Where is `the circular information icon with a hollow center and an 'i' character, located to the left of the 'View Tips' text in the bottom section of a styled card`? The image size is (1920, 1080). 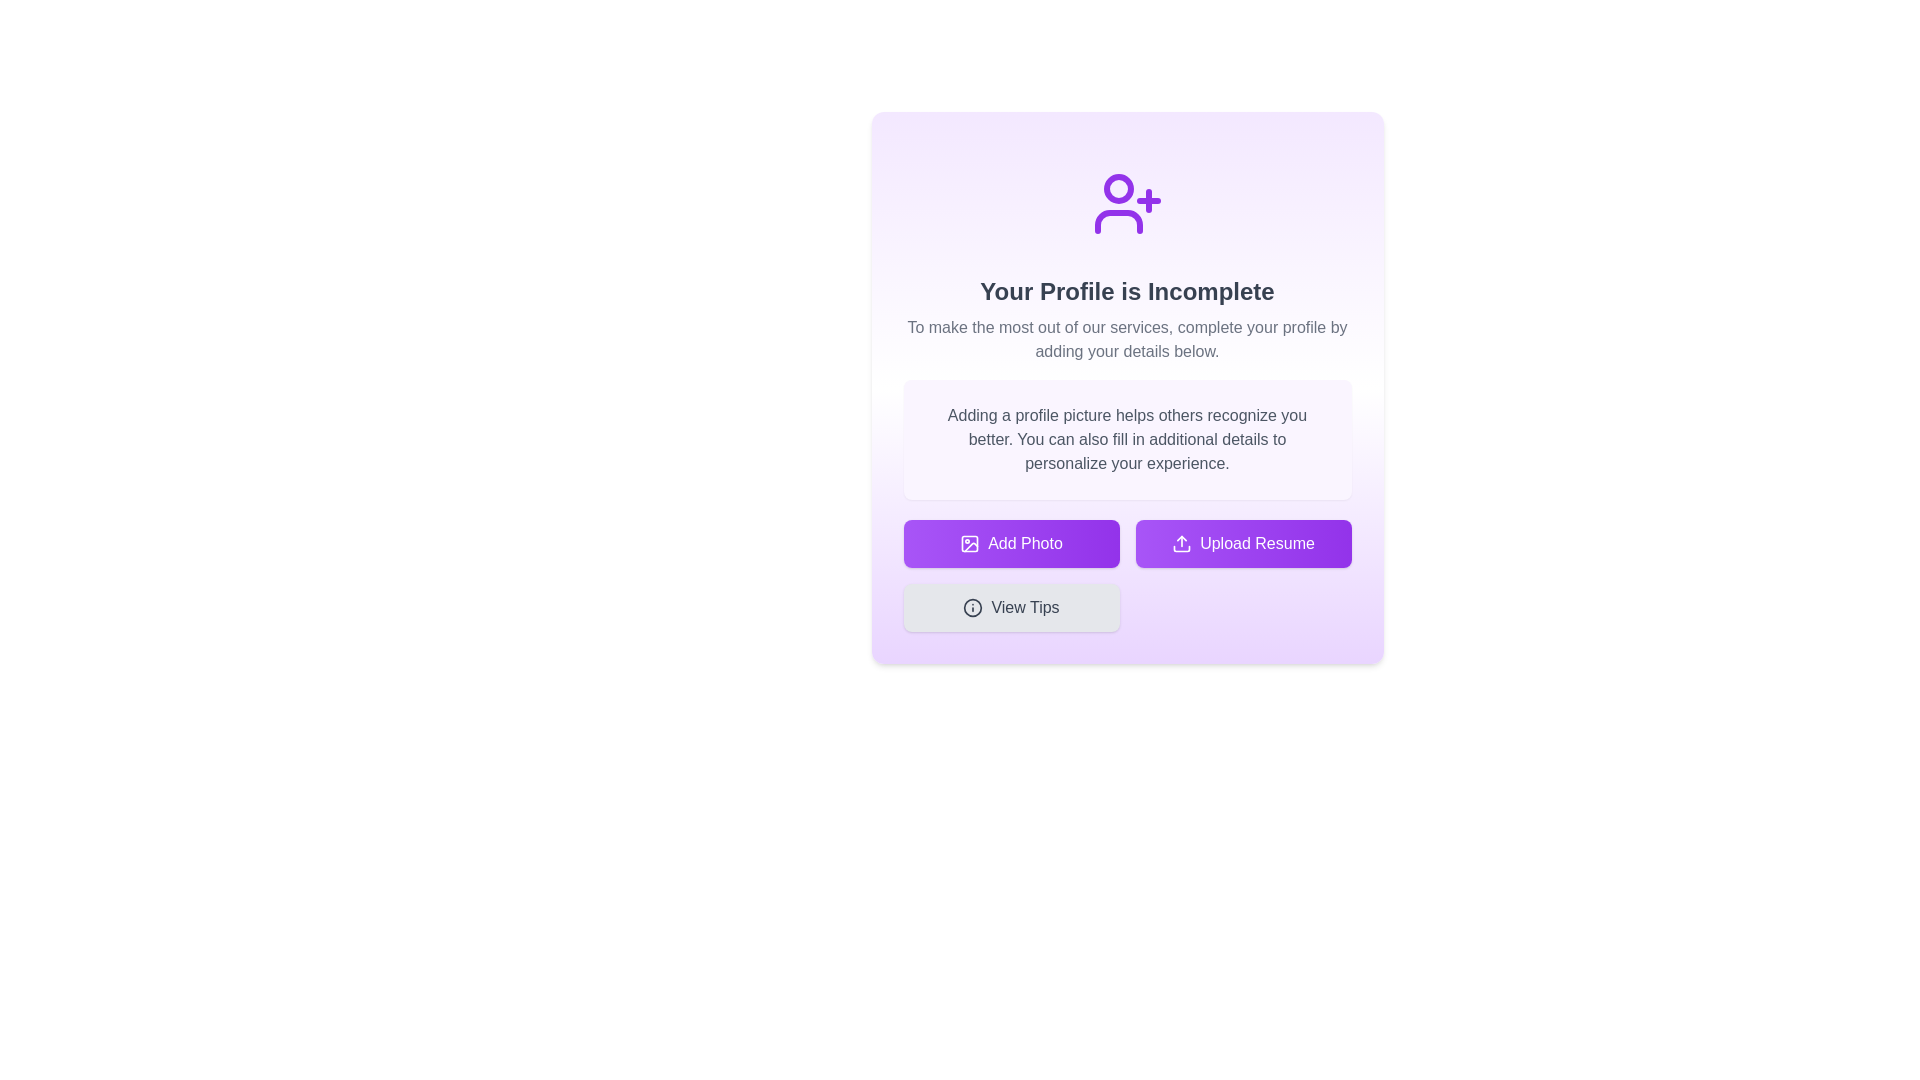
the circular information icon with a hollow center and an 'i' character, located to the left of the 'View Tips' text in the bottom section of a styled card is located at coordinates (973, 607).